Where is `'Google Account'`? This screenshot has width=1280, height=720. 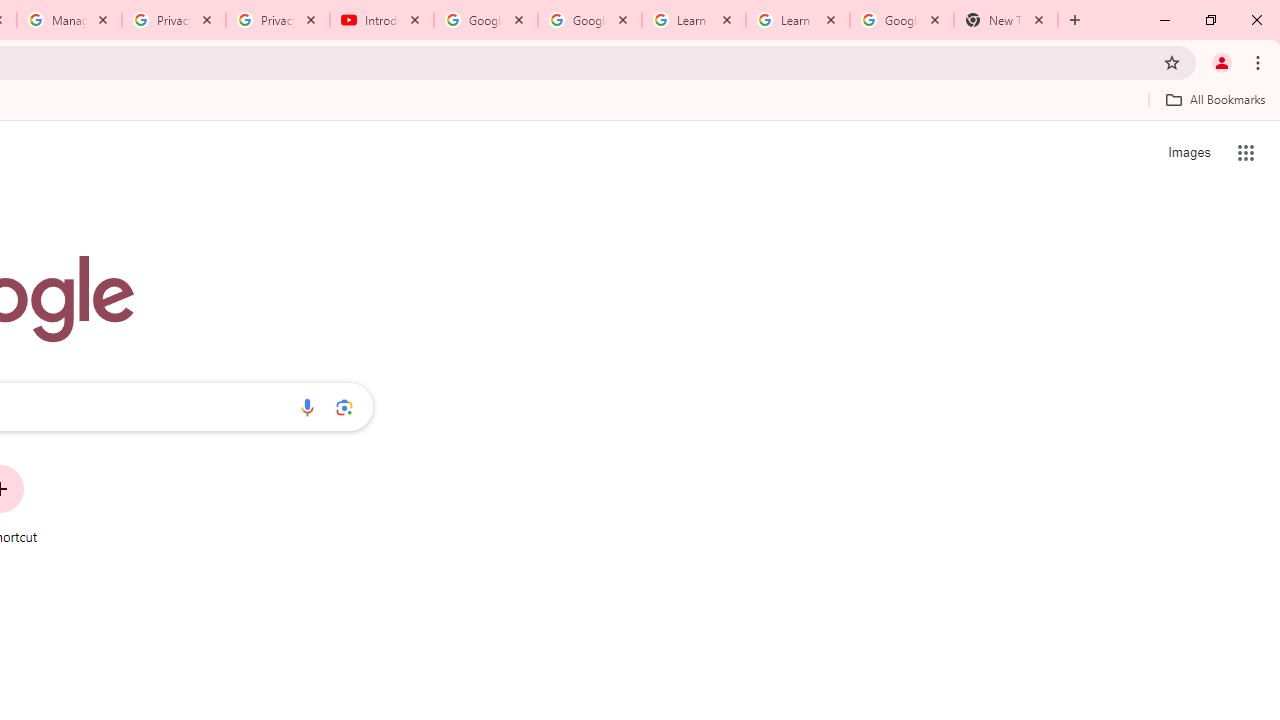 'Google Account' is located at coordinates (900, 20).